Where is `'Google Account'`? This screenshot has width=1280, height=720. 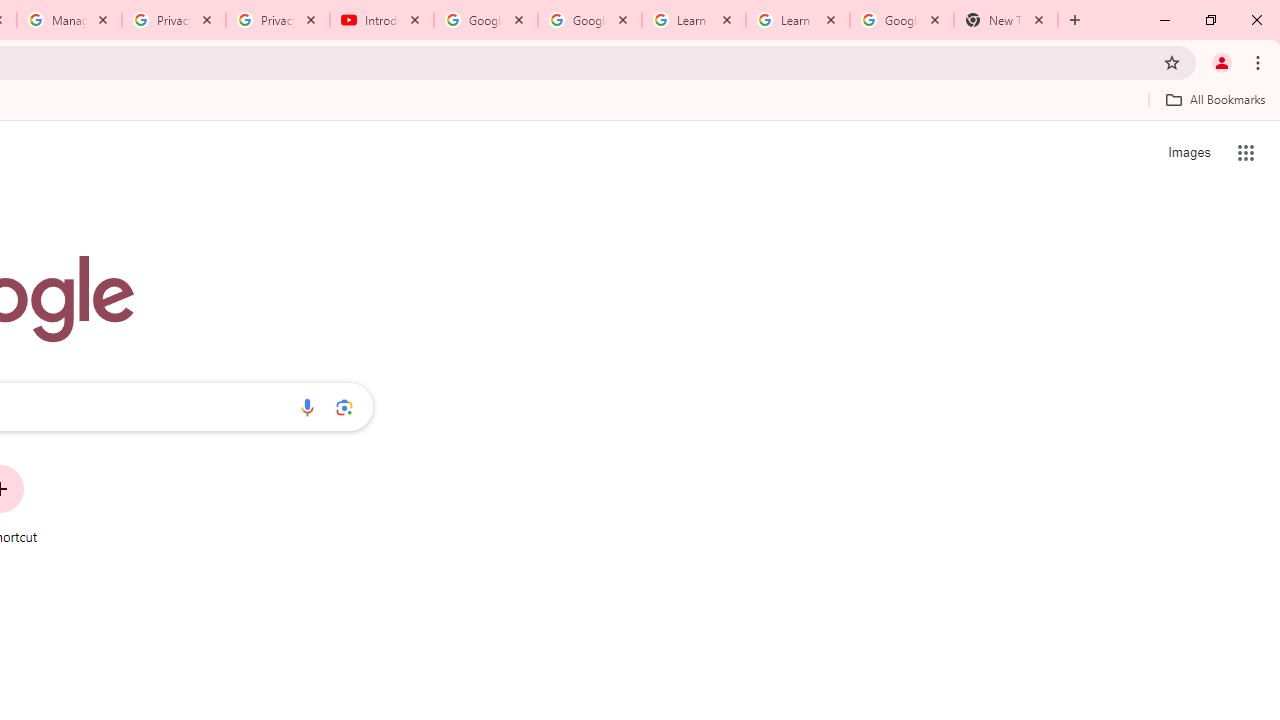 'Google Account' is located at coordinates (900, 20).